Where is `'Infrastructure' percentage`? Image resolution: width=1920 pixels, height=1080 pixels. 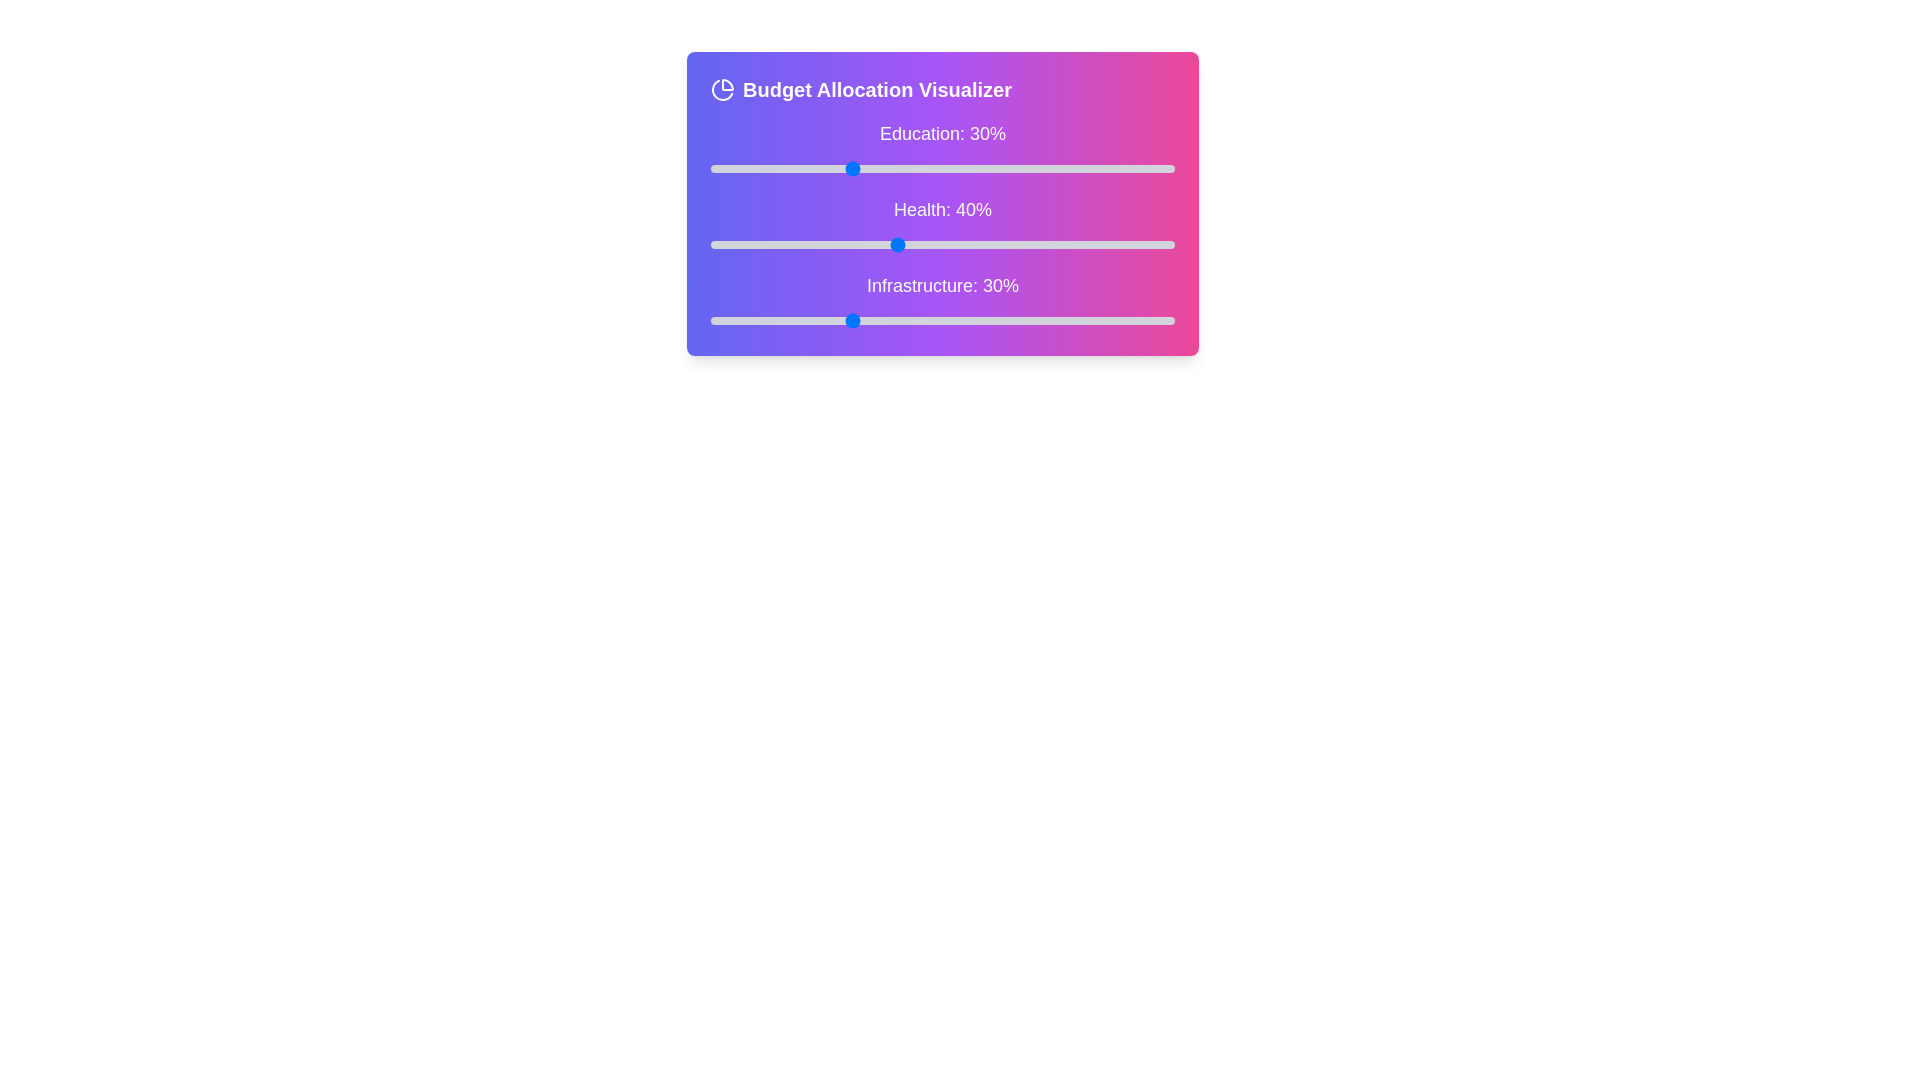 'Infrastructure' percentage is located at coordinates (873, 319).